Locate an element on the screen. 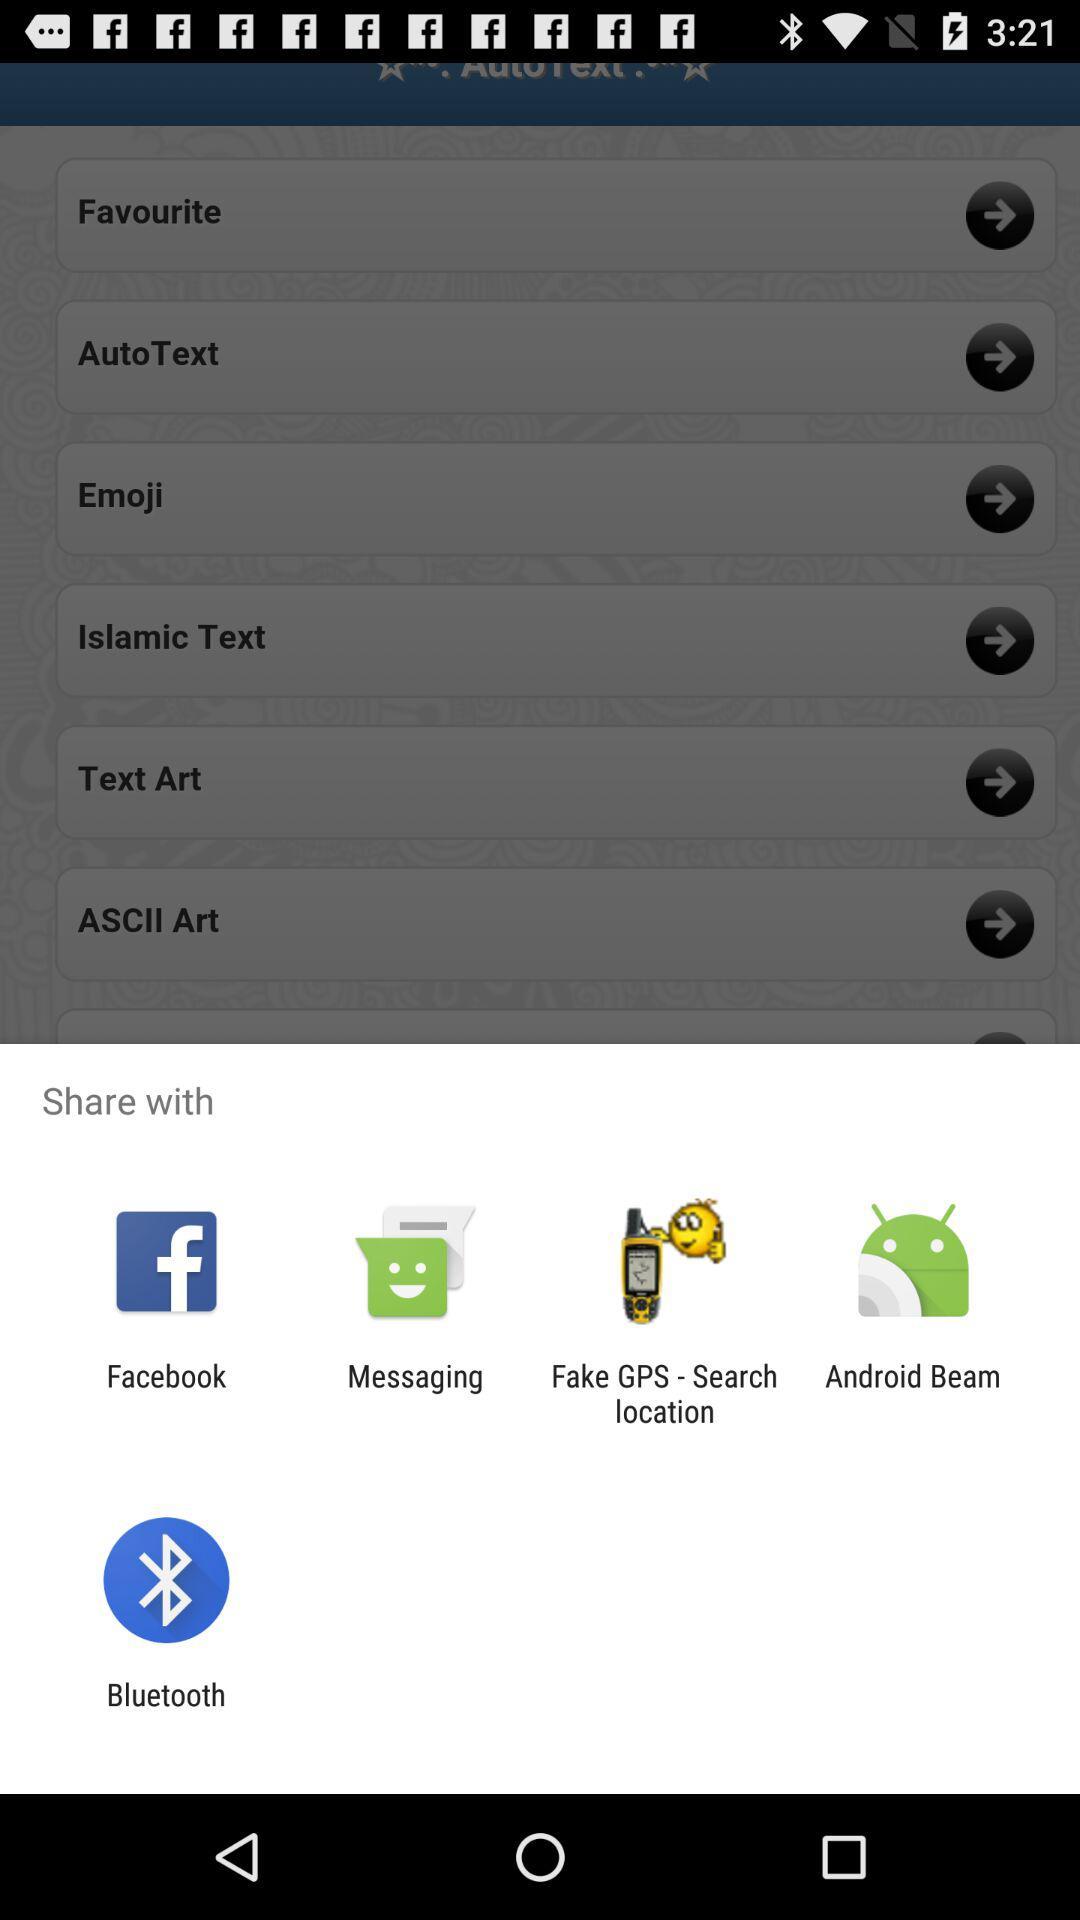  app to the right of facebook app is located at coordinates (414, 1392).